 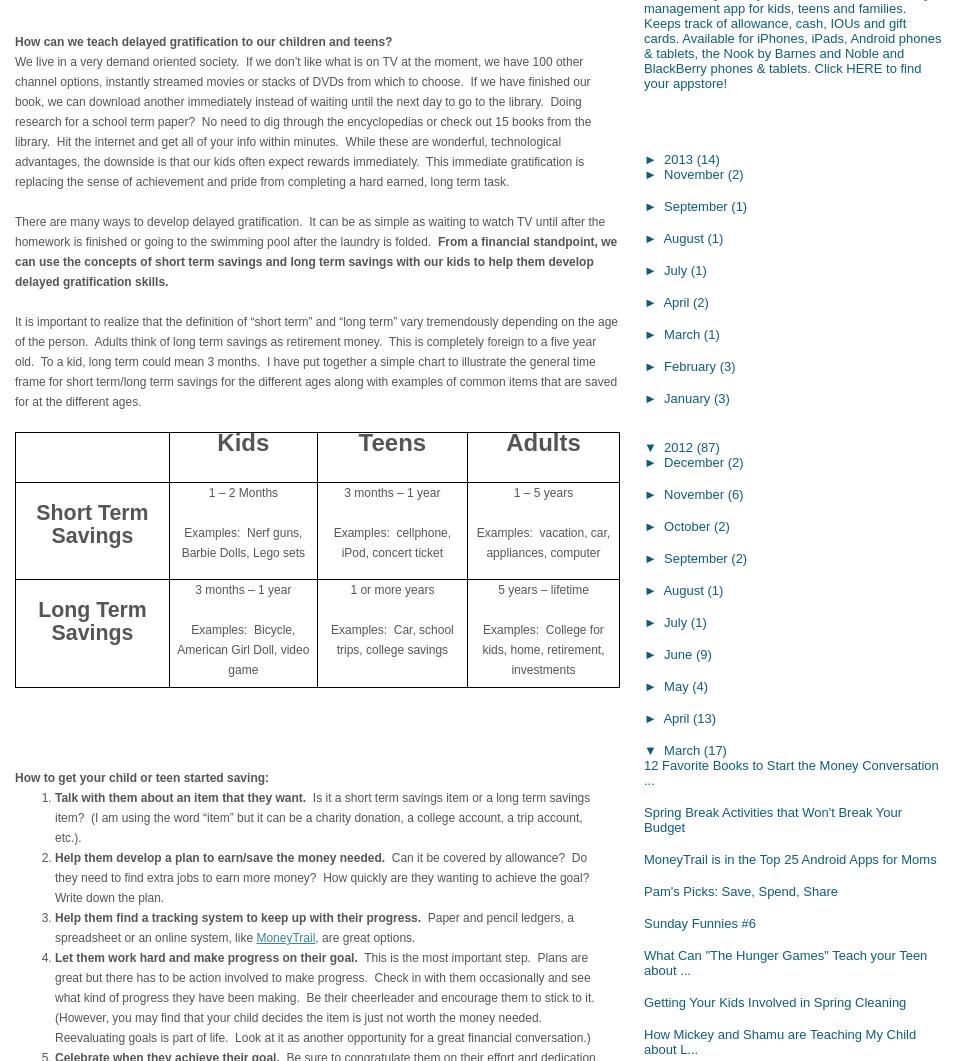 I want to click on ', are great options.', so click(x=314, y=937).